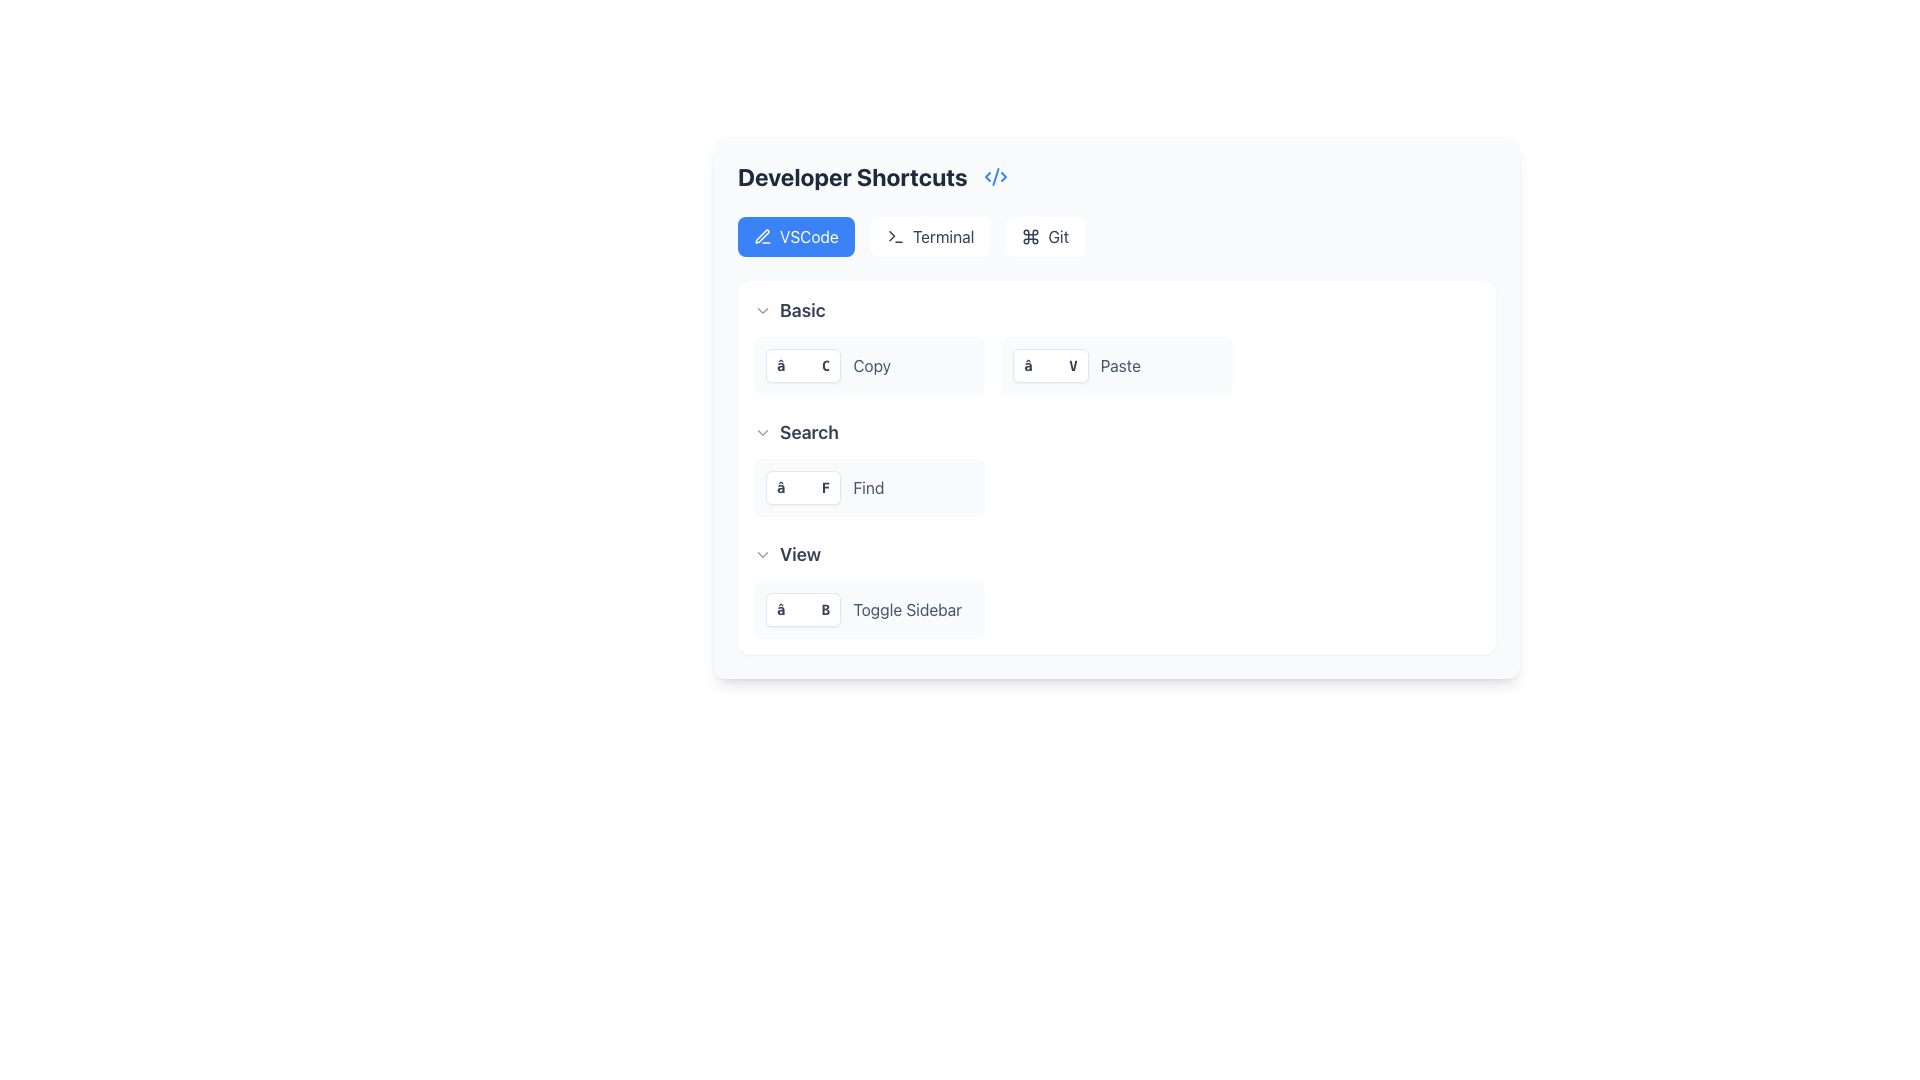  What do you see at coordinates (995, 176) in the screenshot?
I see `the blue SVG icon resembling code brackets located to the right of the text 'Developer Shortcuts'` at bounding box center [995, 176].